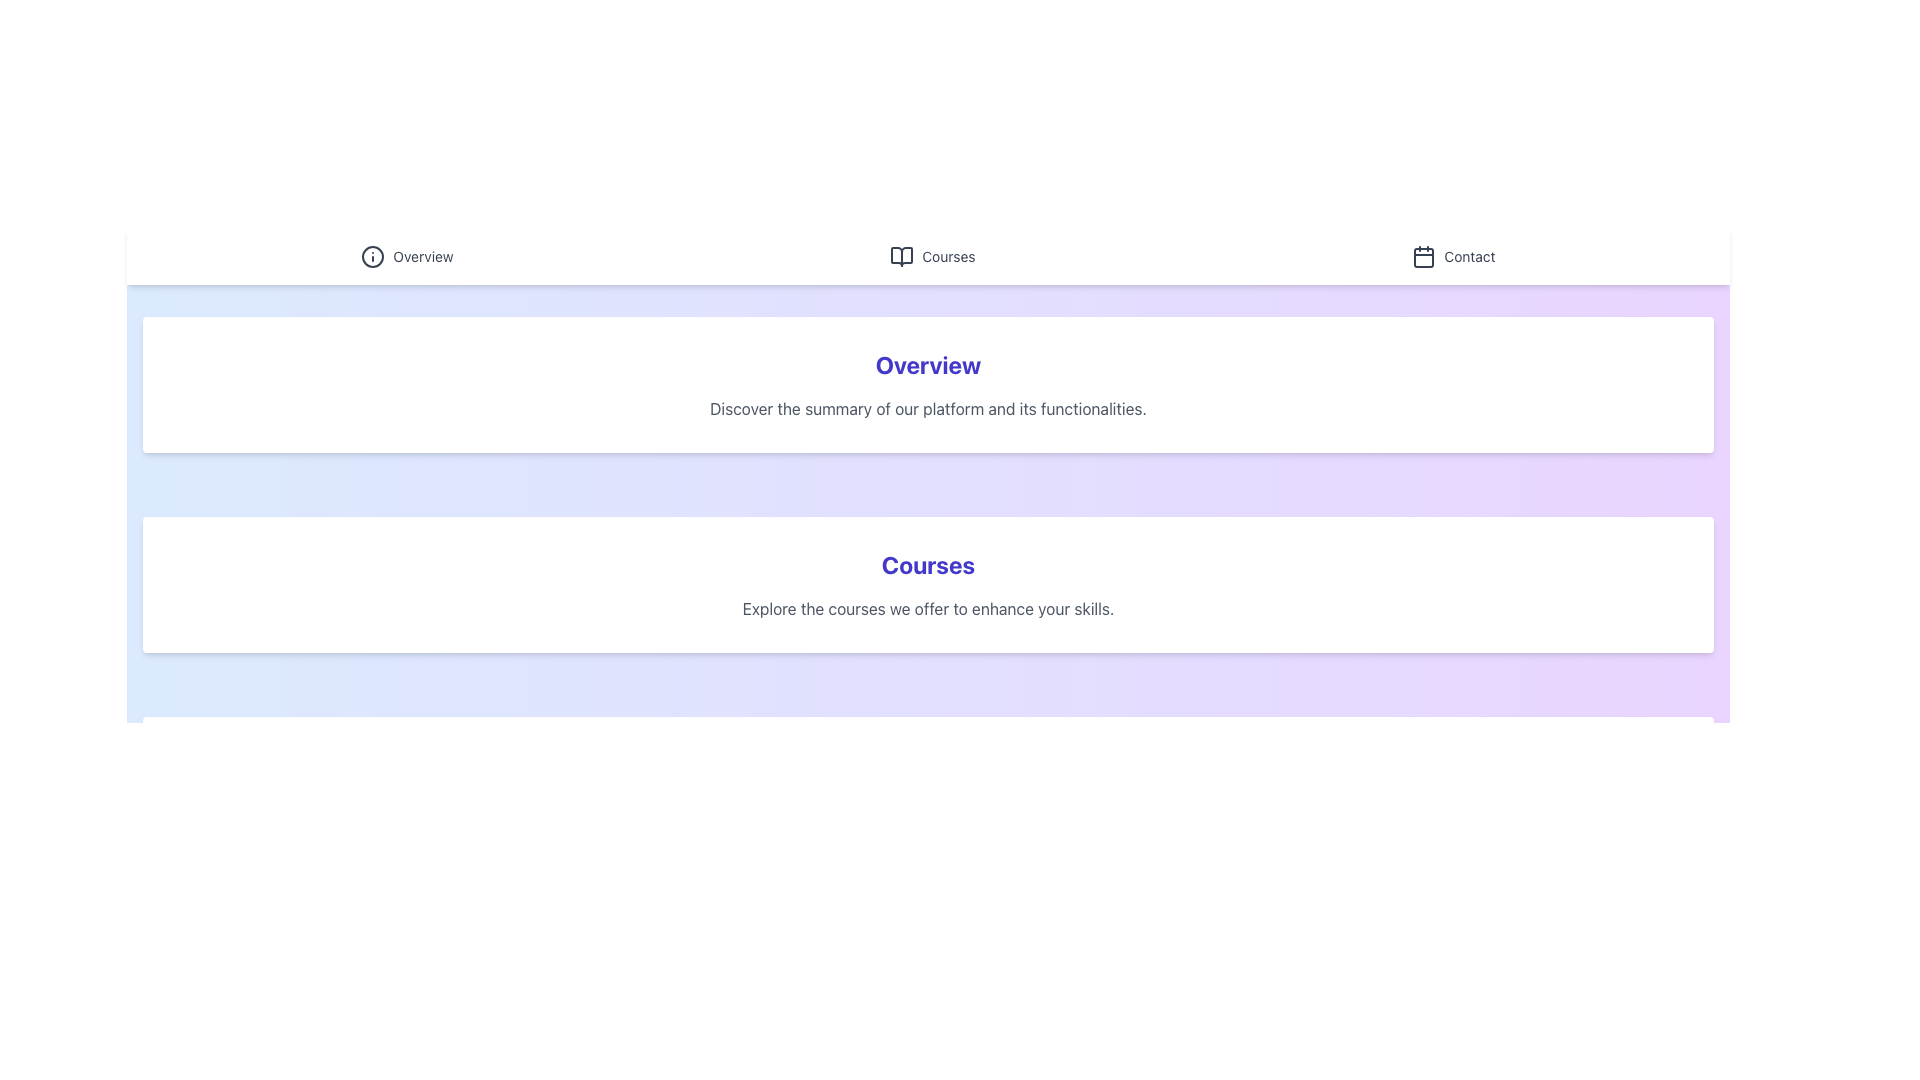 The width and height of the screenshot is (1920, 1080). What do you see at coordinates (406, 256) in the screenshot?
I see `the 'Overview' hyperlink with an information icon` at bounding box center [406, 256].